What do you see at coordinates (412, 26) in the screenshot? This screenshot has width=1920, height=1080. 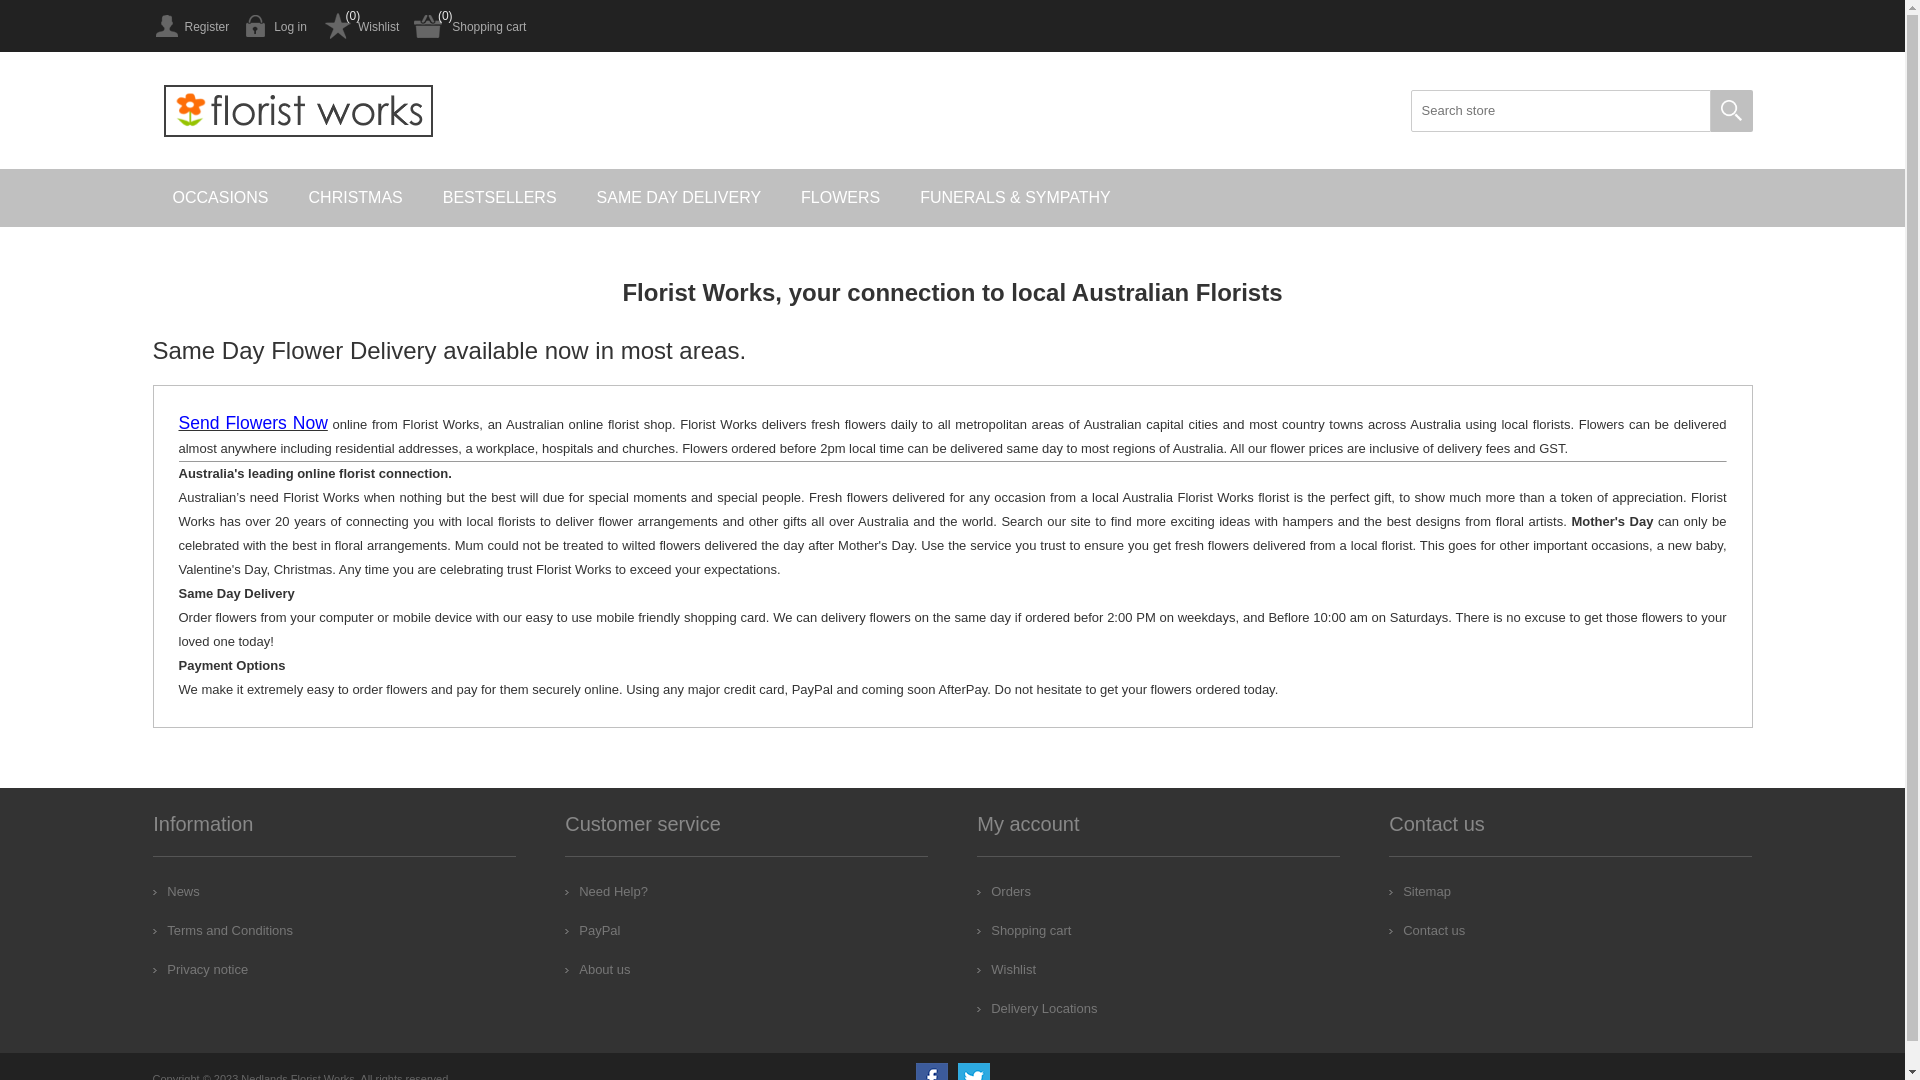 I see `'Shopping cart'` at bounding box center [412, 26].